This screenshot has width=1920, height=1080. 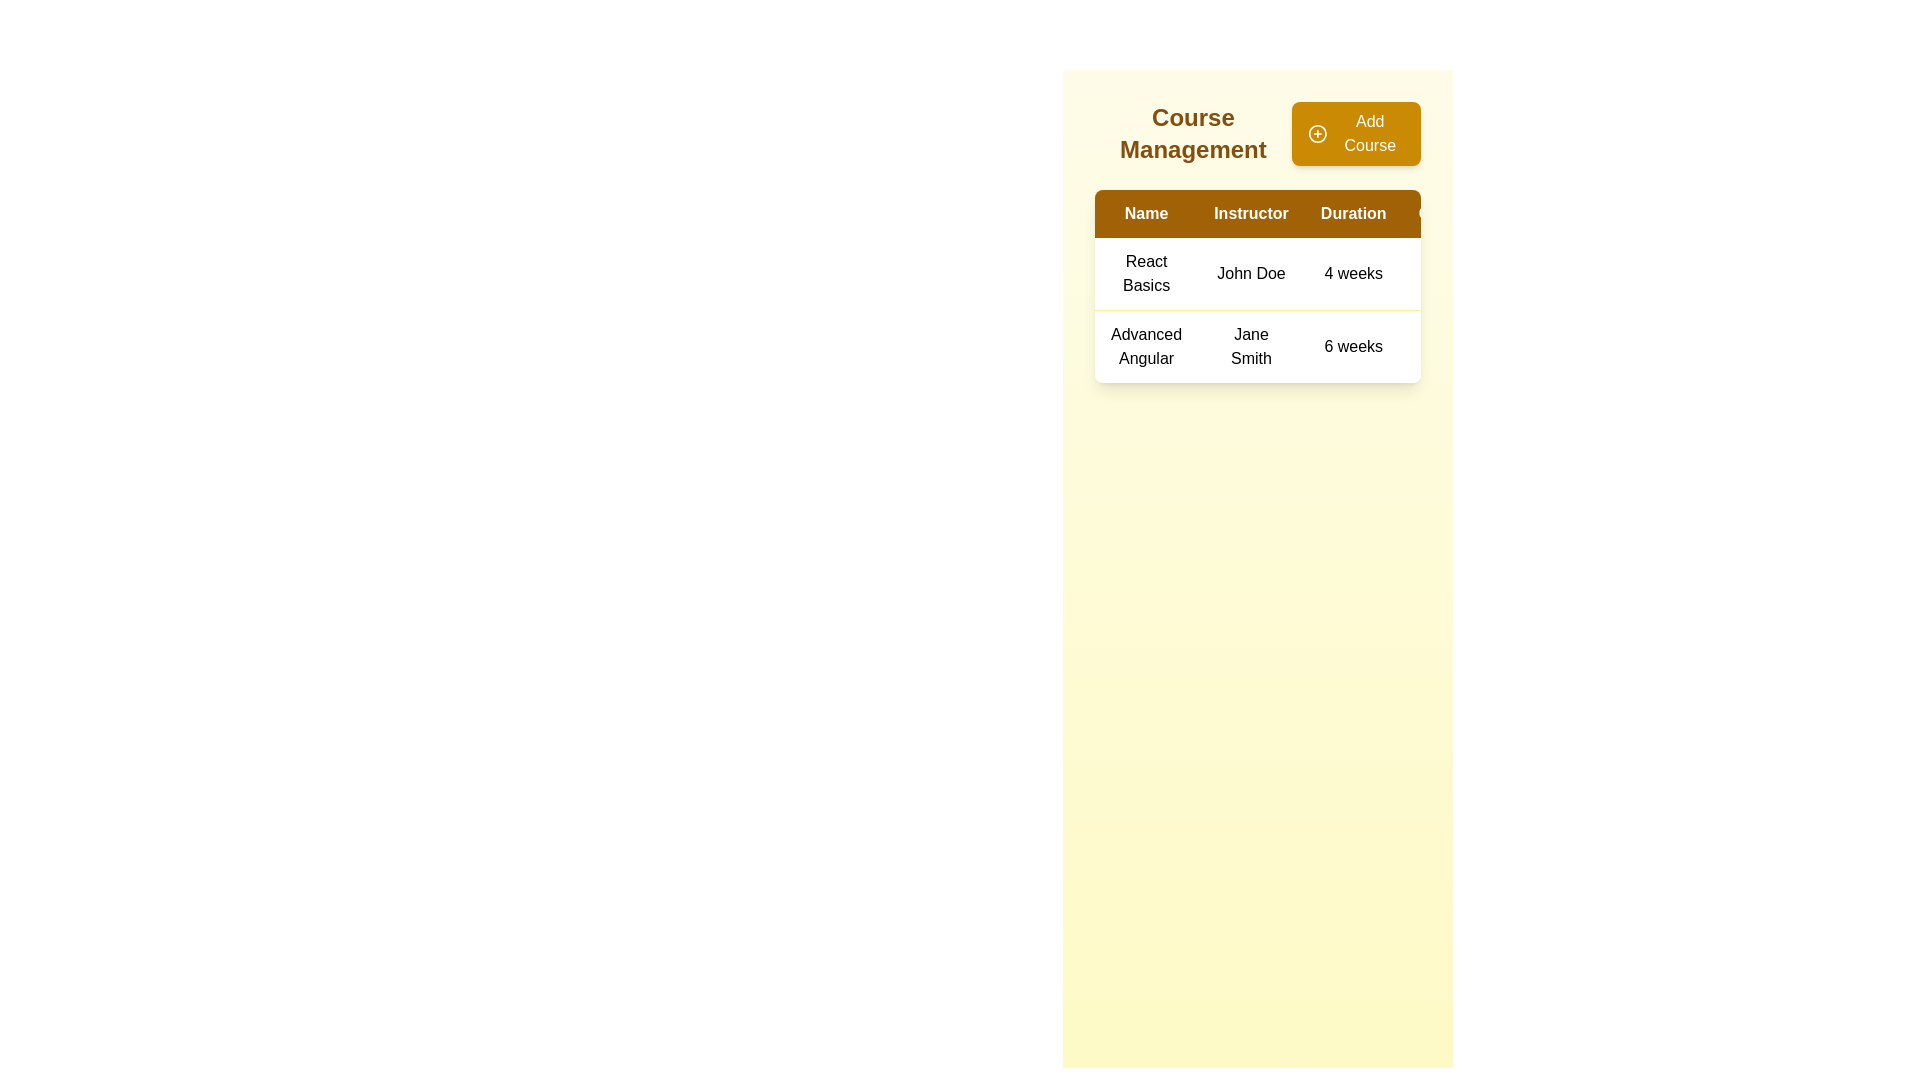 What do you see at coordinates (1343, 310) in the screenshot?
I see `the table row containing course information for 'React Basics' and 'Advanced Angular' to view details about the courses` at bounding box center [1343, 310].